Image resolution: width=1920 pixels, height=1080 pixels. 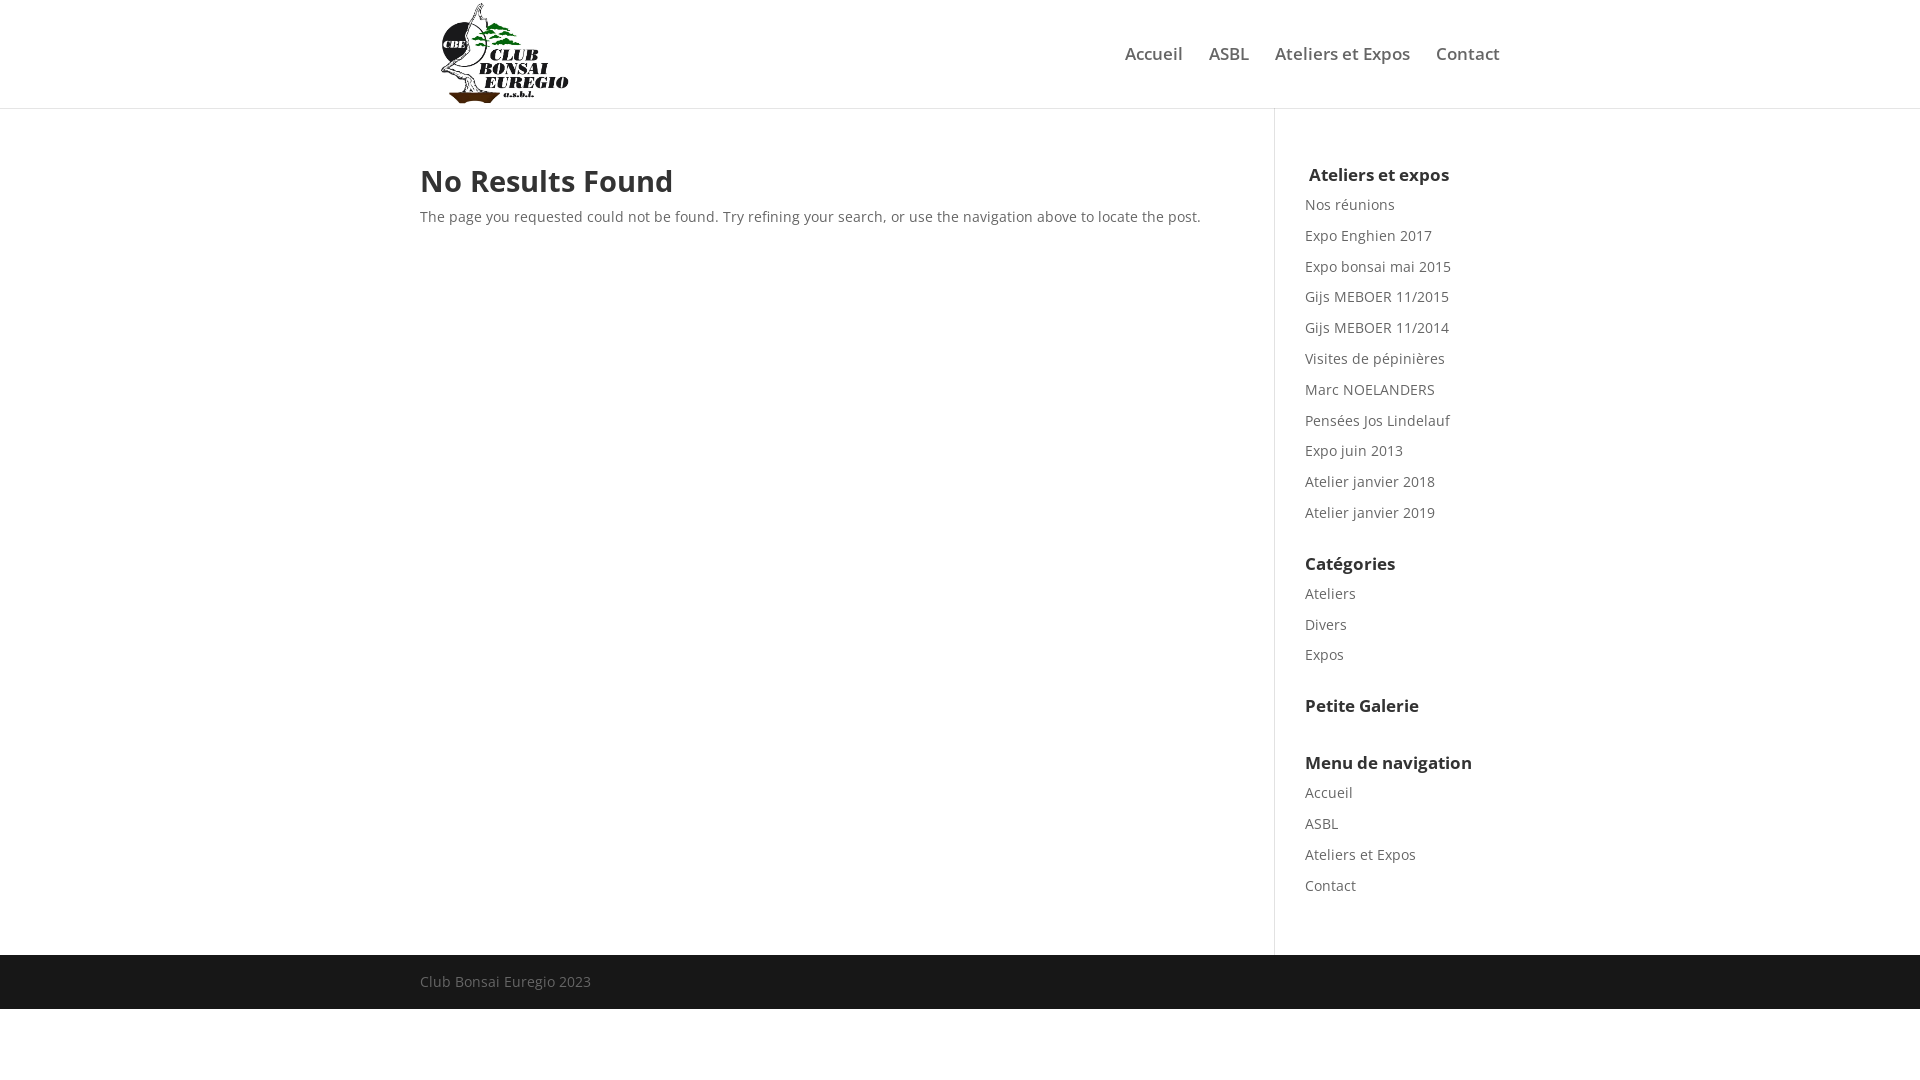 I want to click on 'Atelier janvier 2019', so click(x=1368, y=511).